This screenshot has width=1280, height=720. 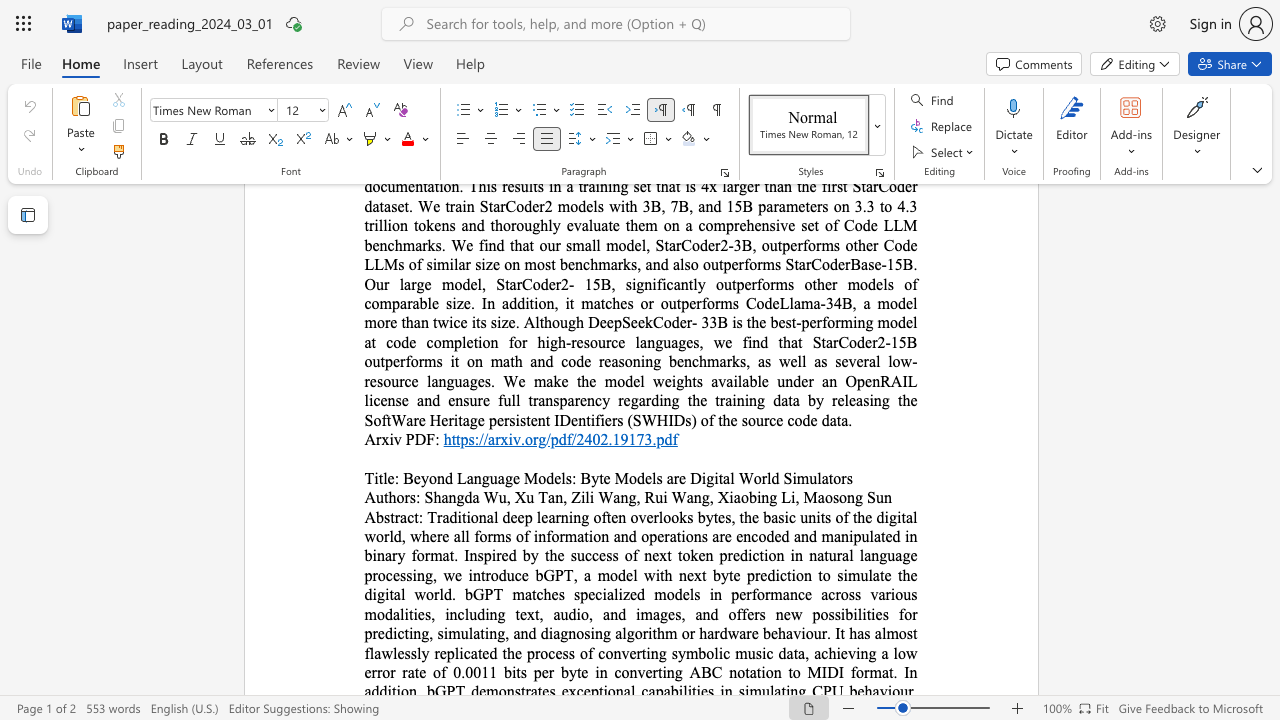 What do you see at coordinates (780, 496) in the screenshot?
I see `the subset text "Li" within the text "Xiaobing Li,"` at bounding box center [780, 496].